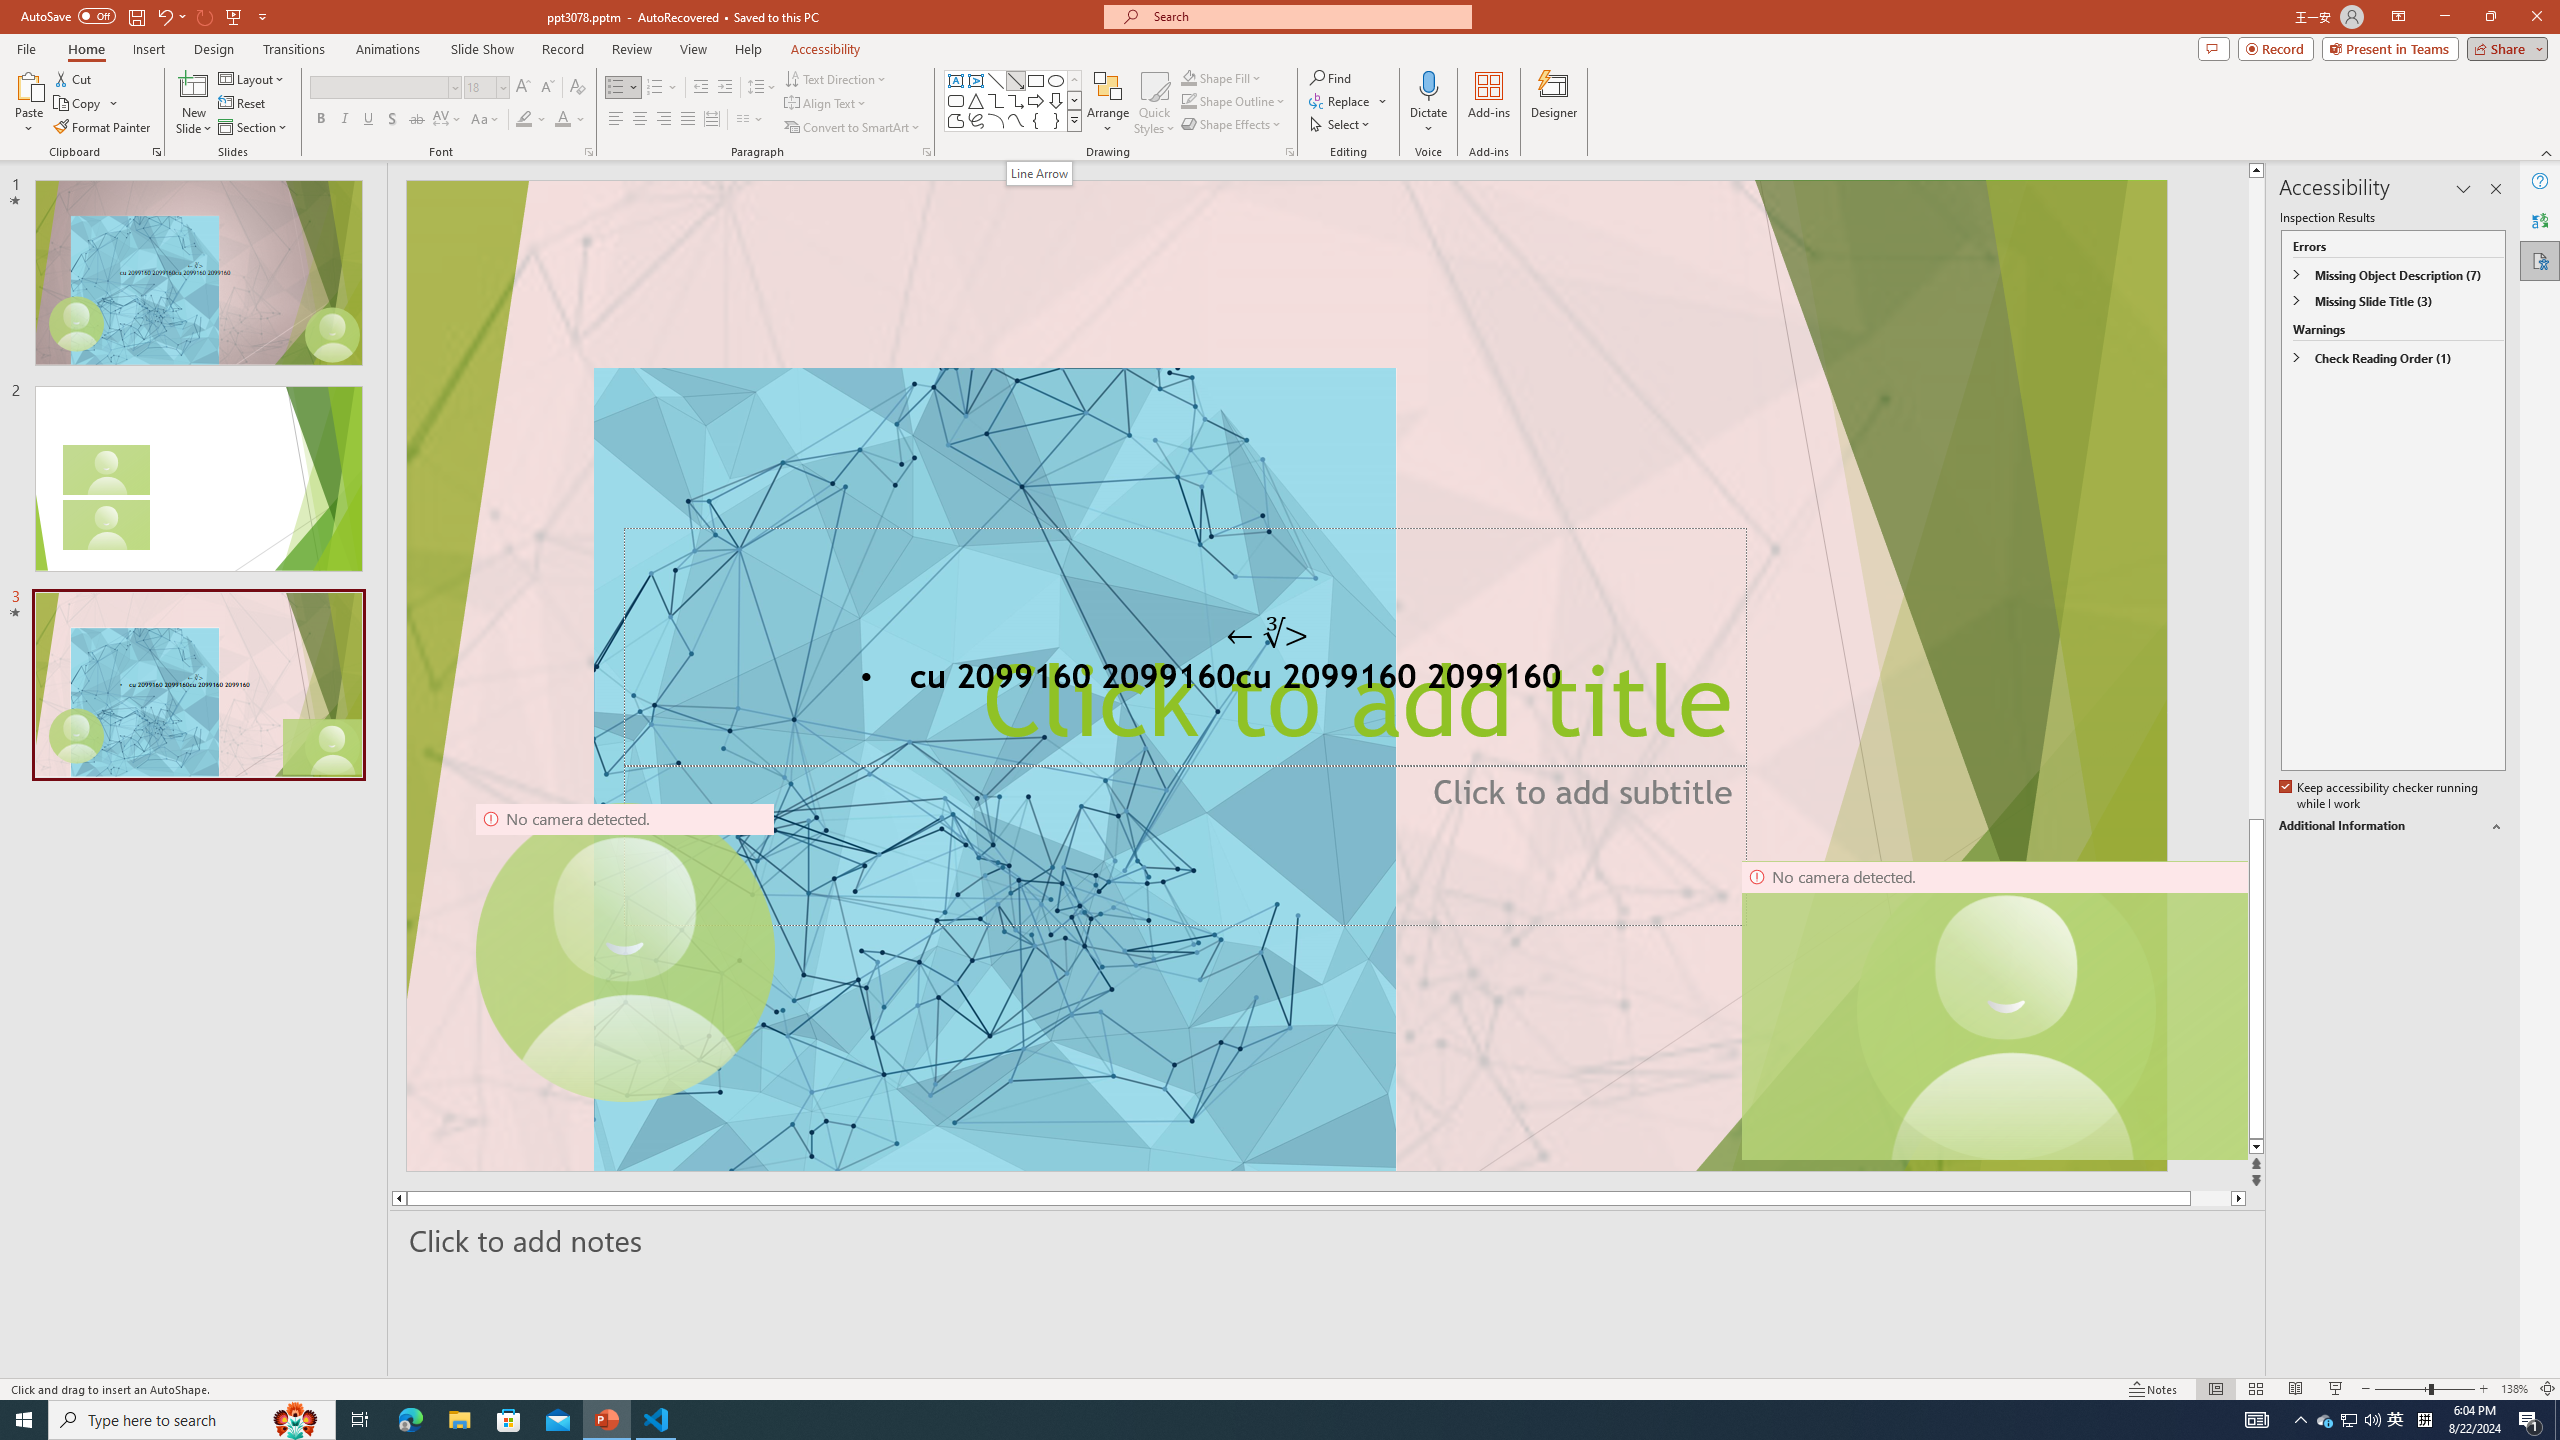  What do you see at coordinates (750, 118) in the screenshot?
I see `'Columns'` at bounding box center [750, 118].